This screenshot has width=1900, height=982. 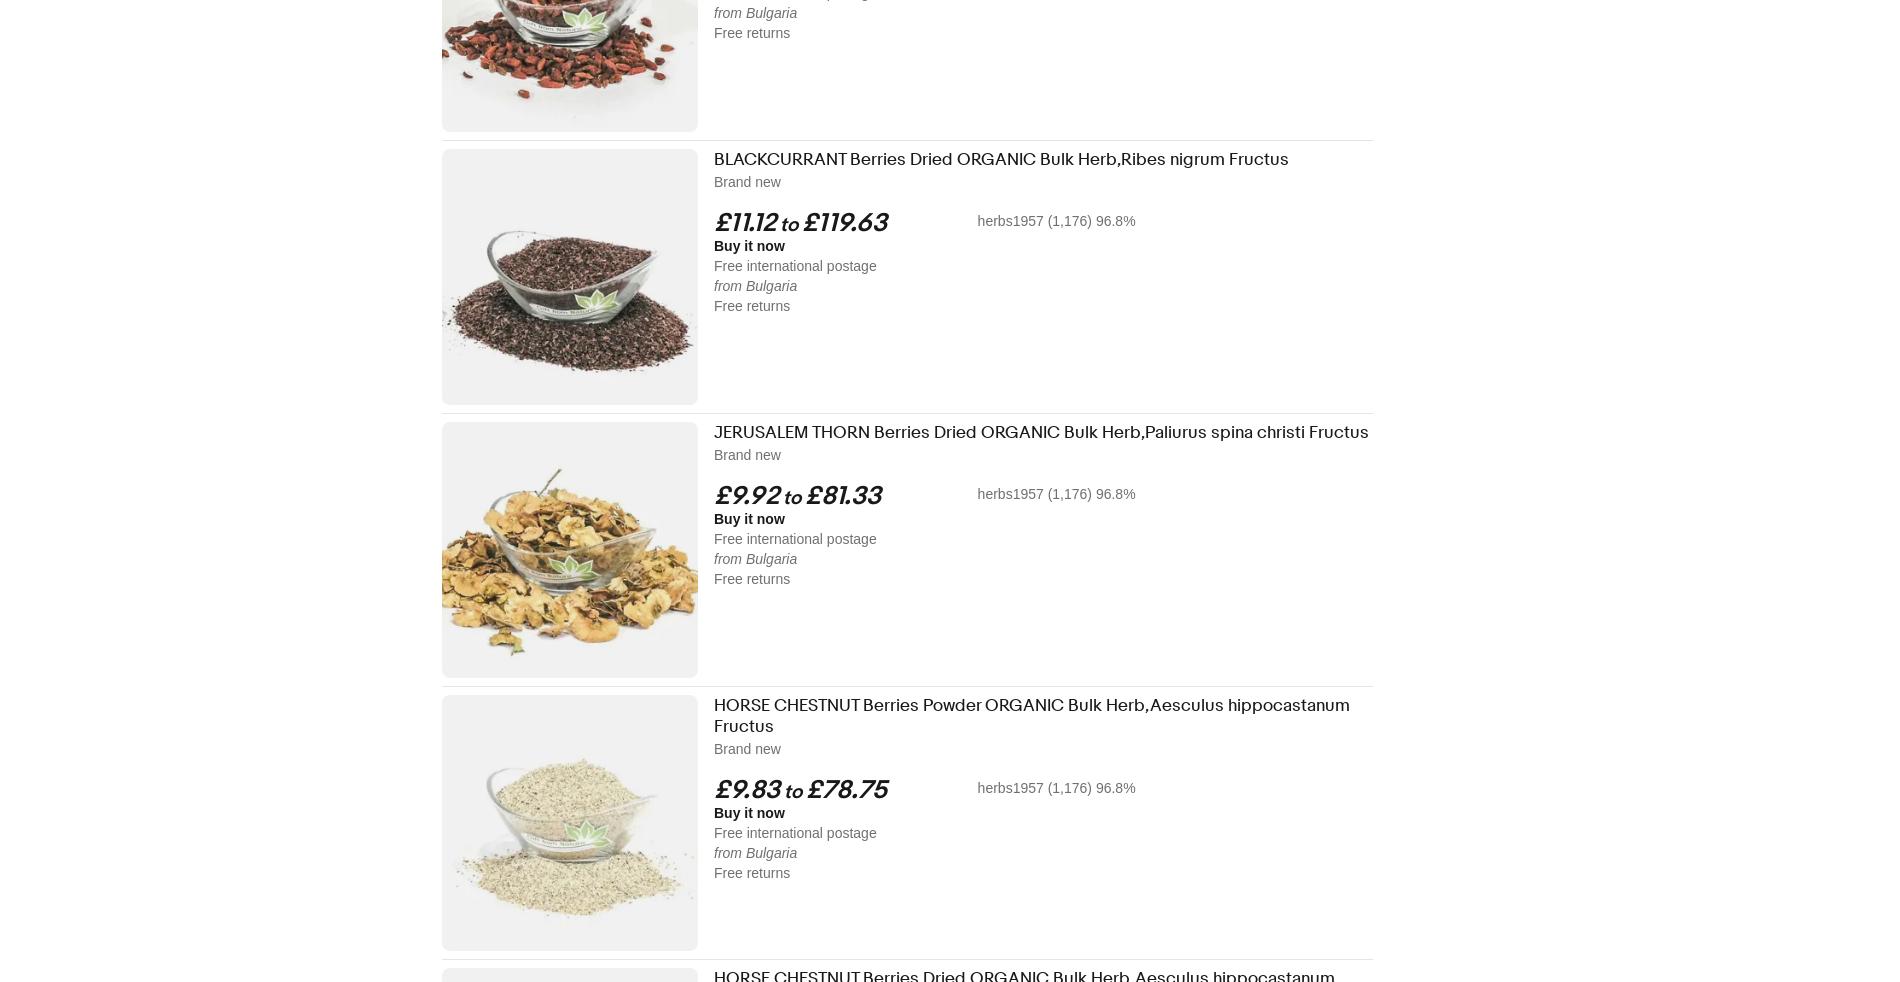 What do you see at coordinates (1032, 714) in the screenshot?
I see `'HORSE CHESTNUT Berries Powder ORGANIC Bulk Herb,Aesculus hippocastanum Fructus'` at bounding box center [1032, 714].